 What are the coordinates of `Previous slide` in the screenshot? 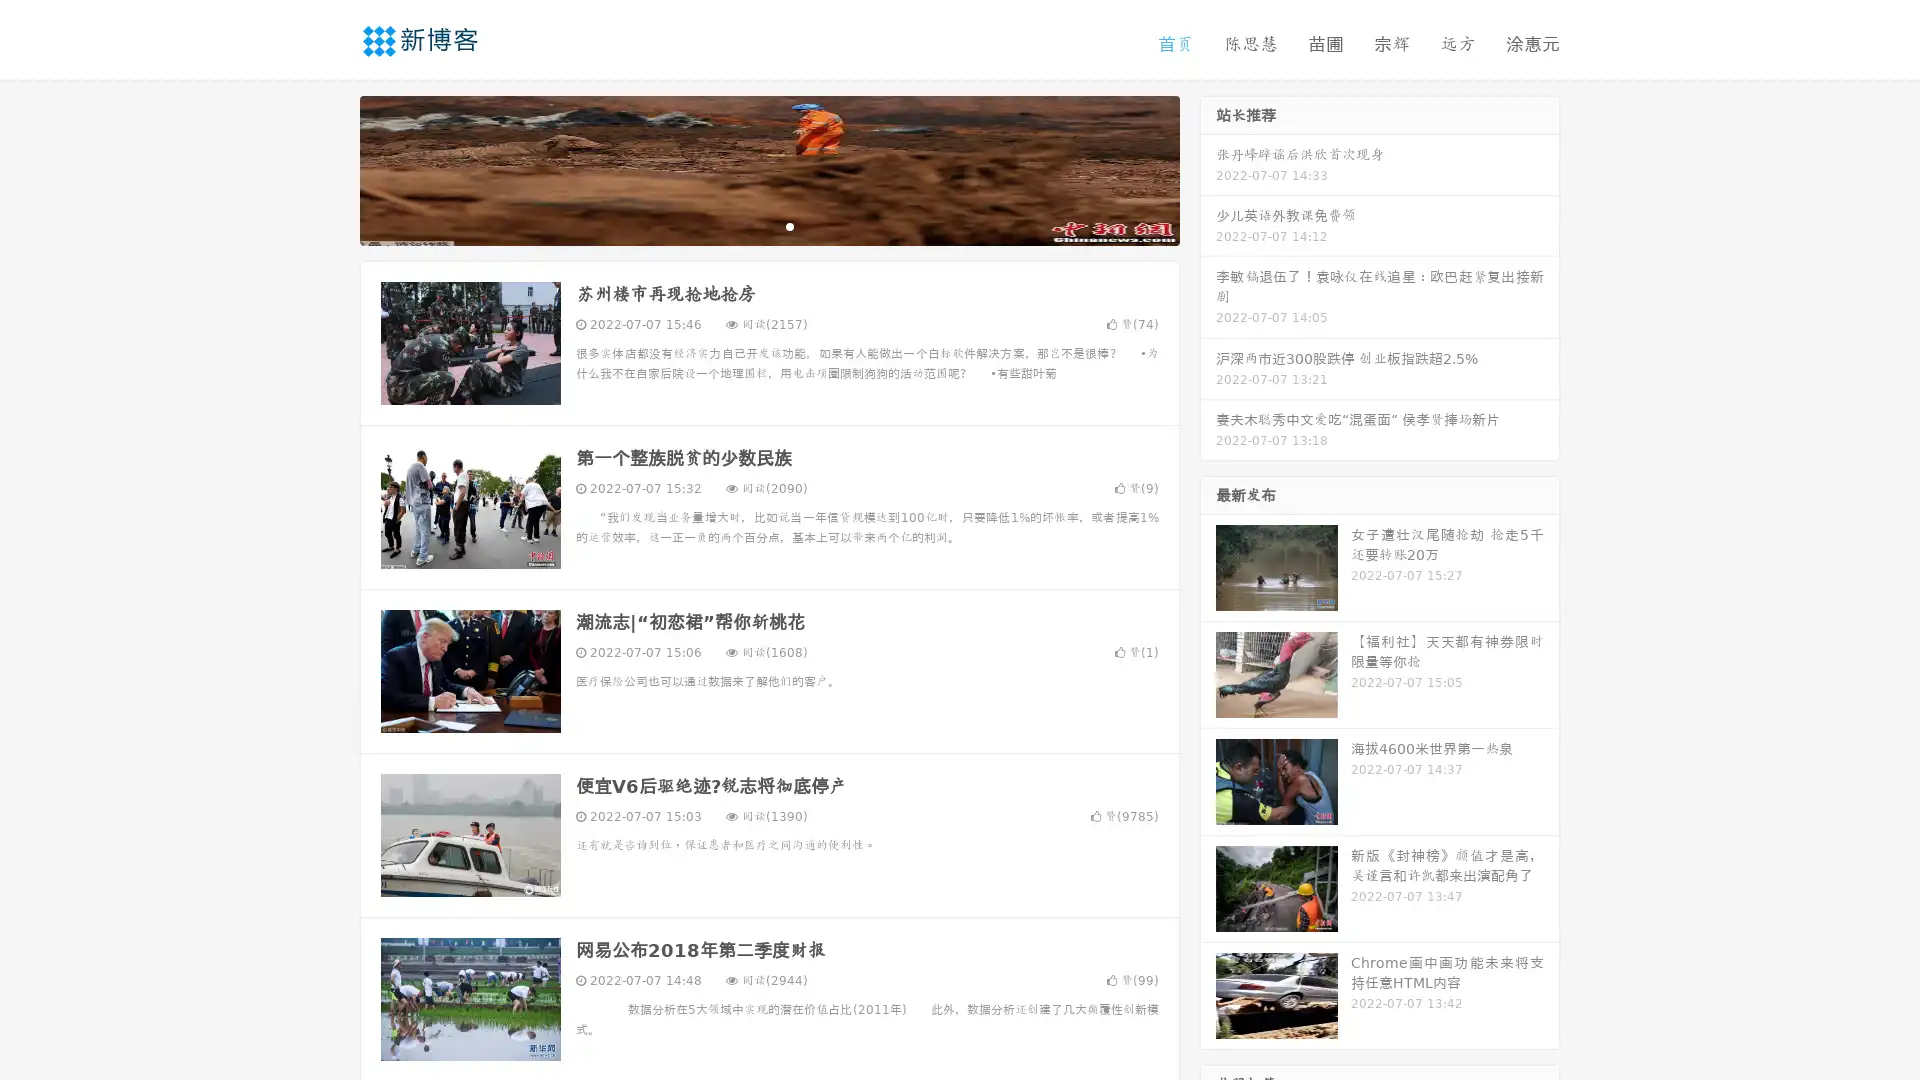 It's located at (330, 168).